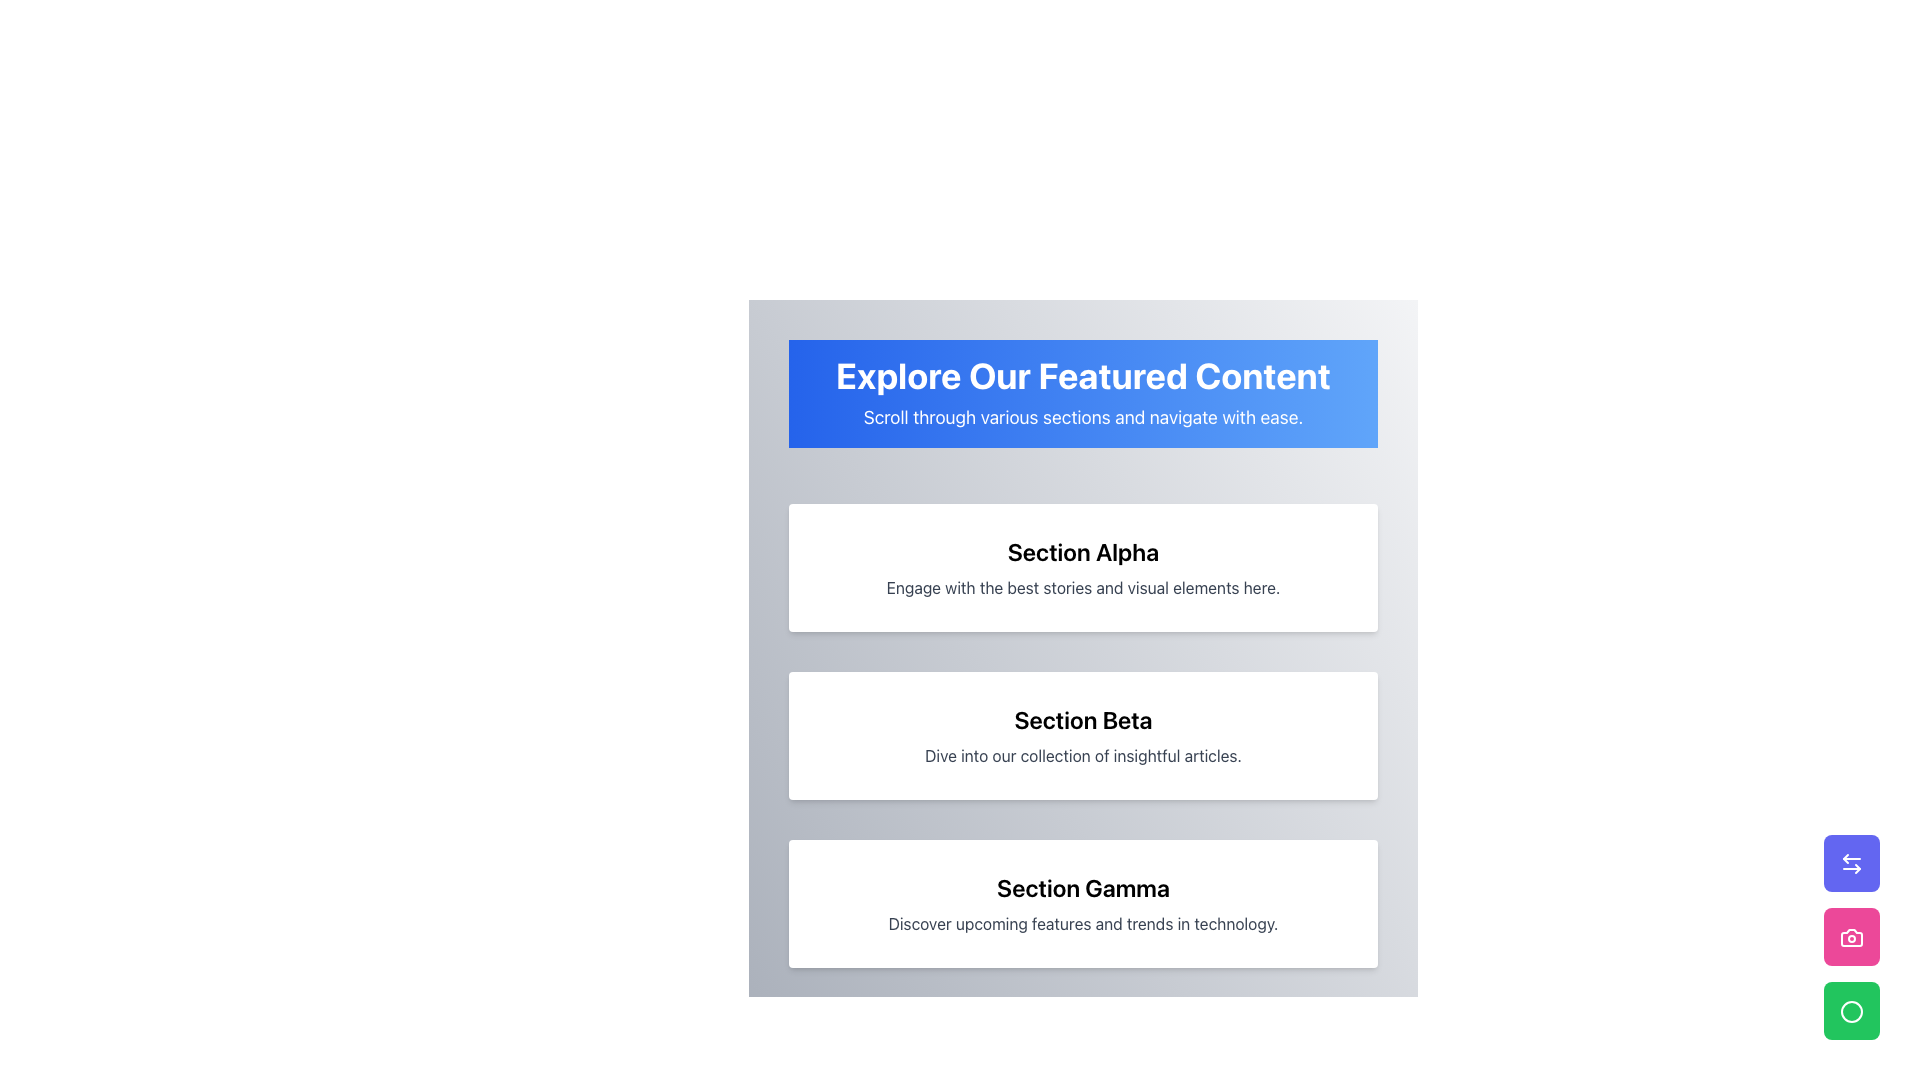 The width and height of the screenshot is (1920, 1080). What do you see at coordinates (1082, 416) in the screenshot?
I see `the text label providing a brief description or tagline below the title 'Explore Our Featured Content' in the highlighted banner section` at bounding box center [1082, 416].